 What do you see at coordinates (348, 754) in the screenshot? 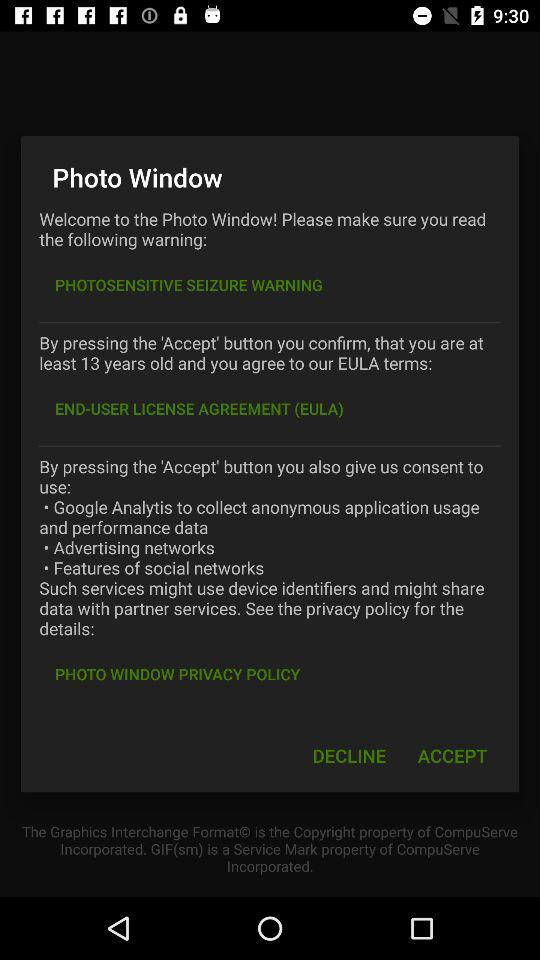
I see `the icon below the photo window privacy` at bounding box center [348, 754].